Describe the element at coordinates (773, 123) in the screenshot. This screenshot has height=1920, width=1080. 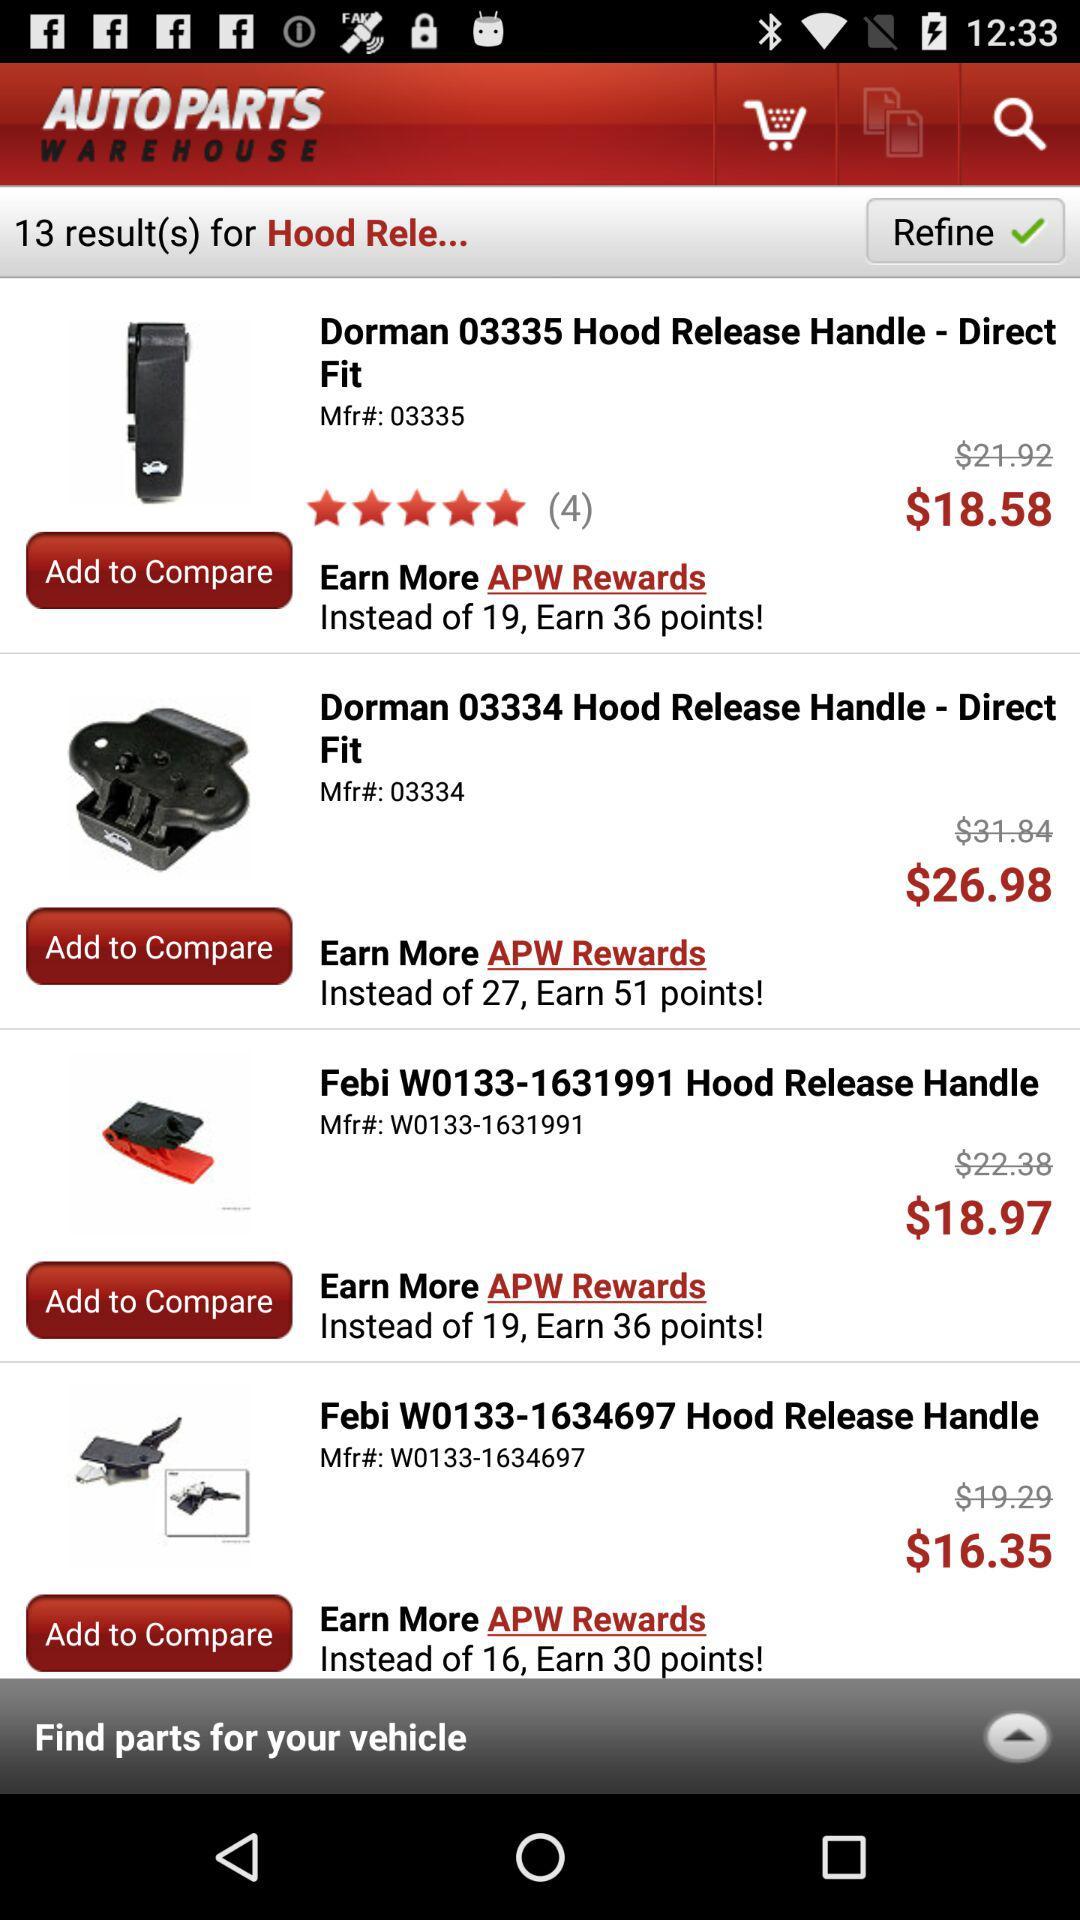
I see `shopping cart` at that location.